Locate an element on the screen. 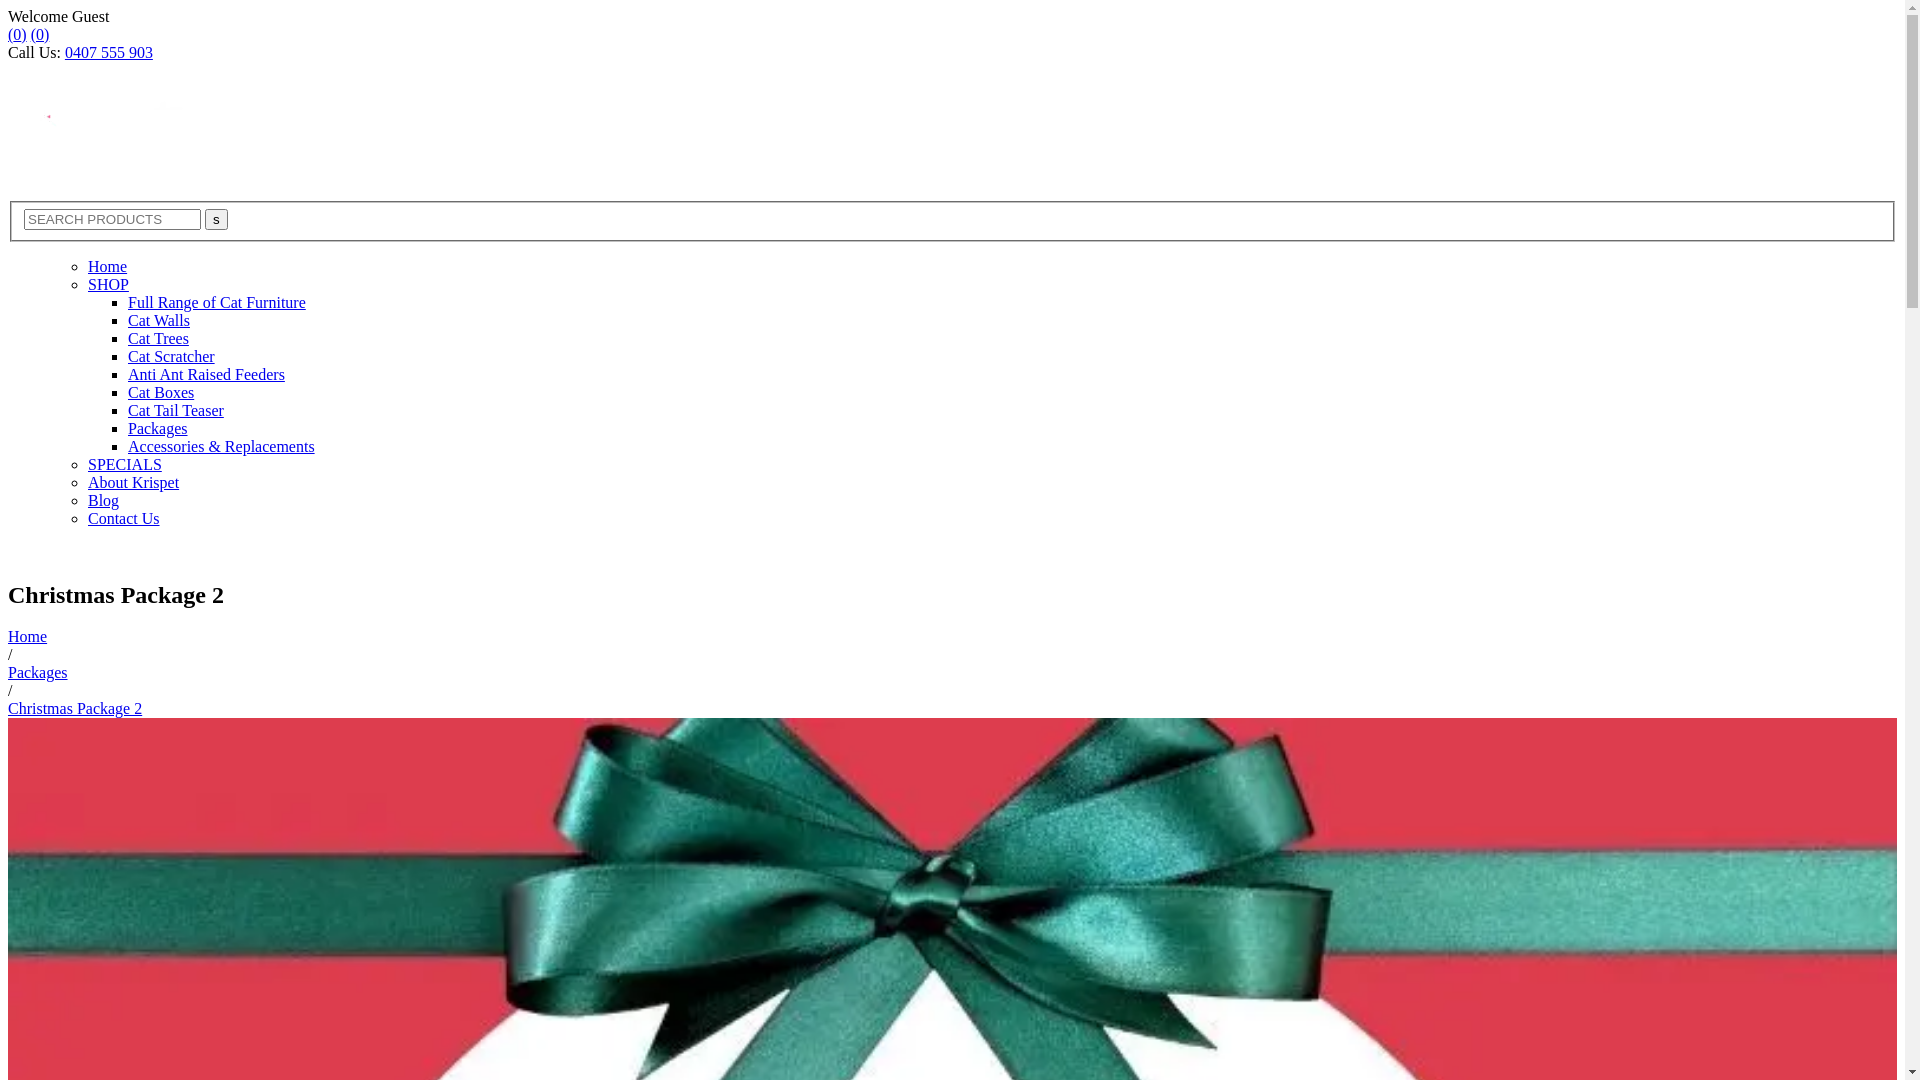 This screenshot has height=1080, width=1920. 'Krispet Pty Ltd' is located at coordinates (107, 129).